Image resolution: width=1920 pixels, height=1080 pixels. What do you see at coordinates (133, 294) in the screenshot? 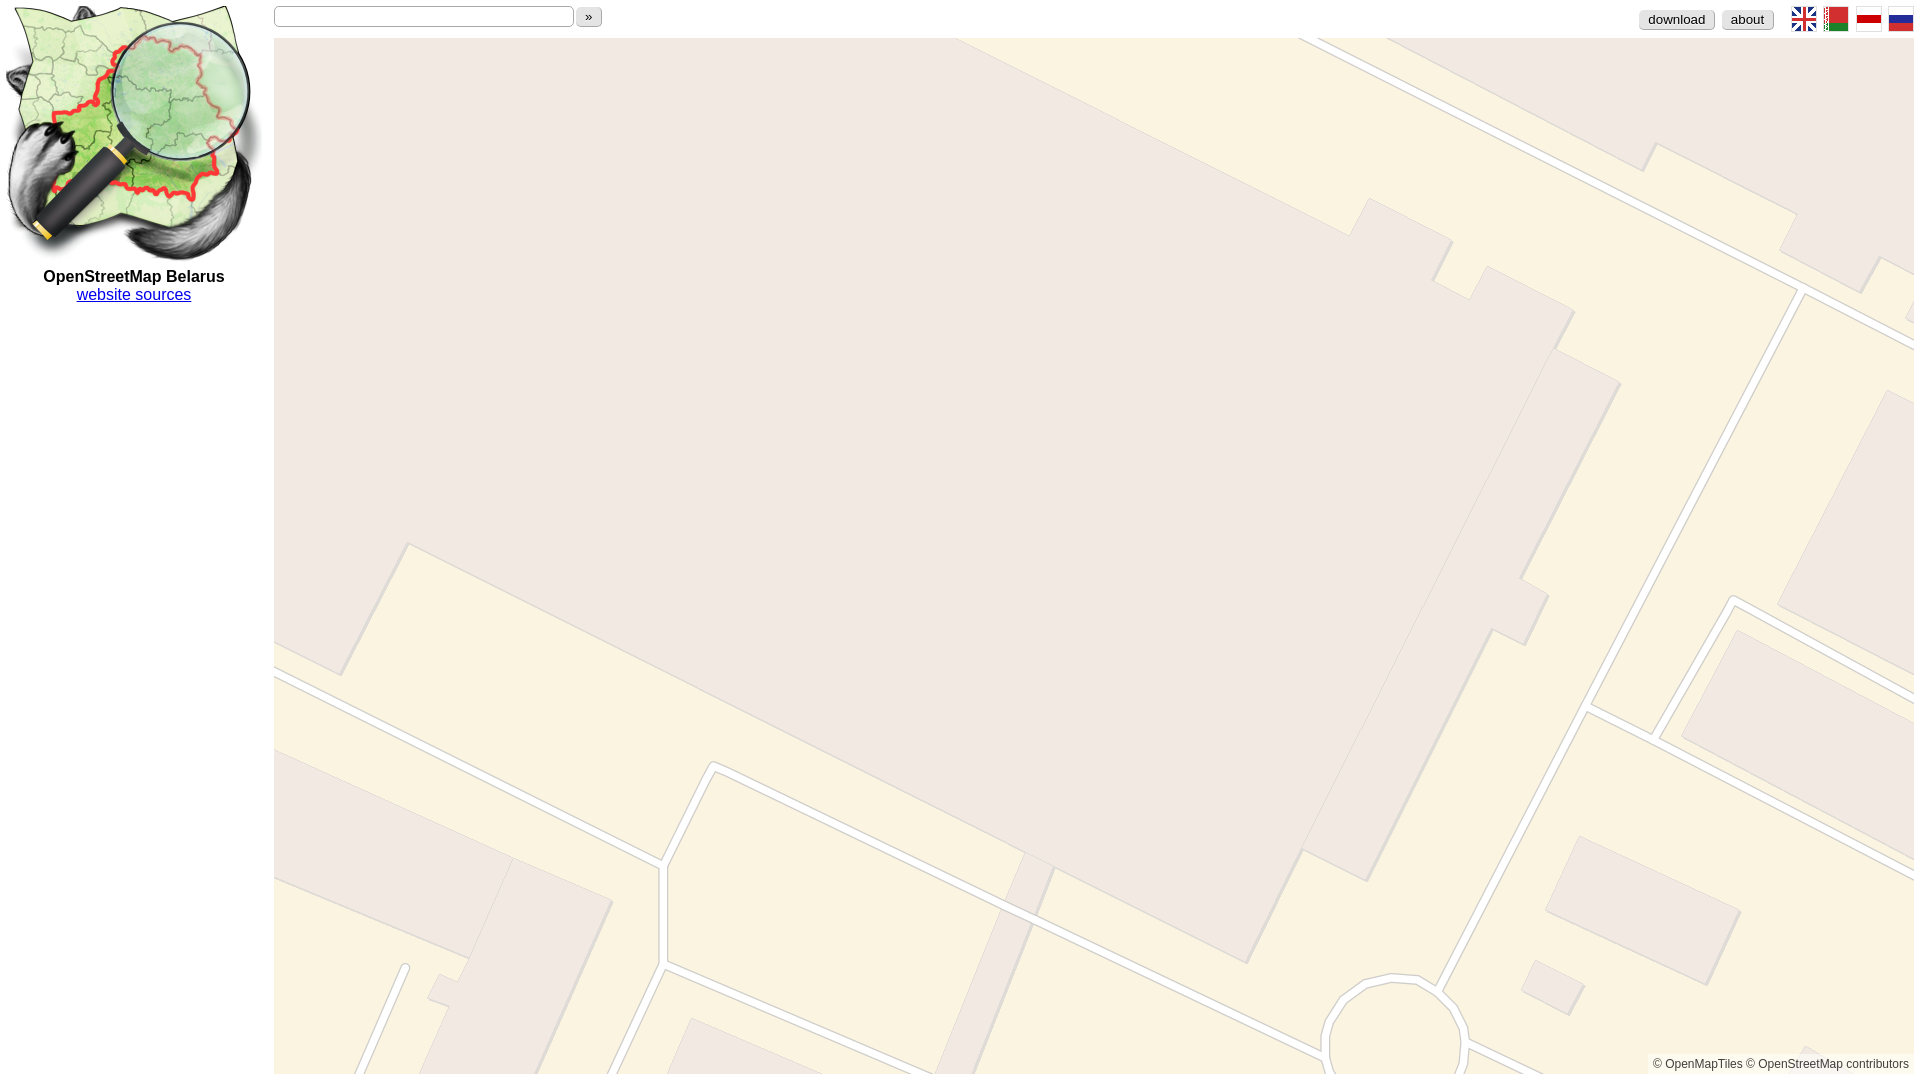
I see `'website sources'` at bounding box center [133, 294].